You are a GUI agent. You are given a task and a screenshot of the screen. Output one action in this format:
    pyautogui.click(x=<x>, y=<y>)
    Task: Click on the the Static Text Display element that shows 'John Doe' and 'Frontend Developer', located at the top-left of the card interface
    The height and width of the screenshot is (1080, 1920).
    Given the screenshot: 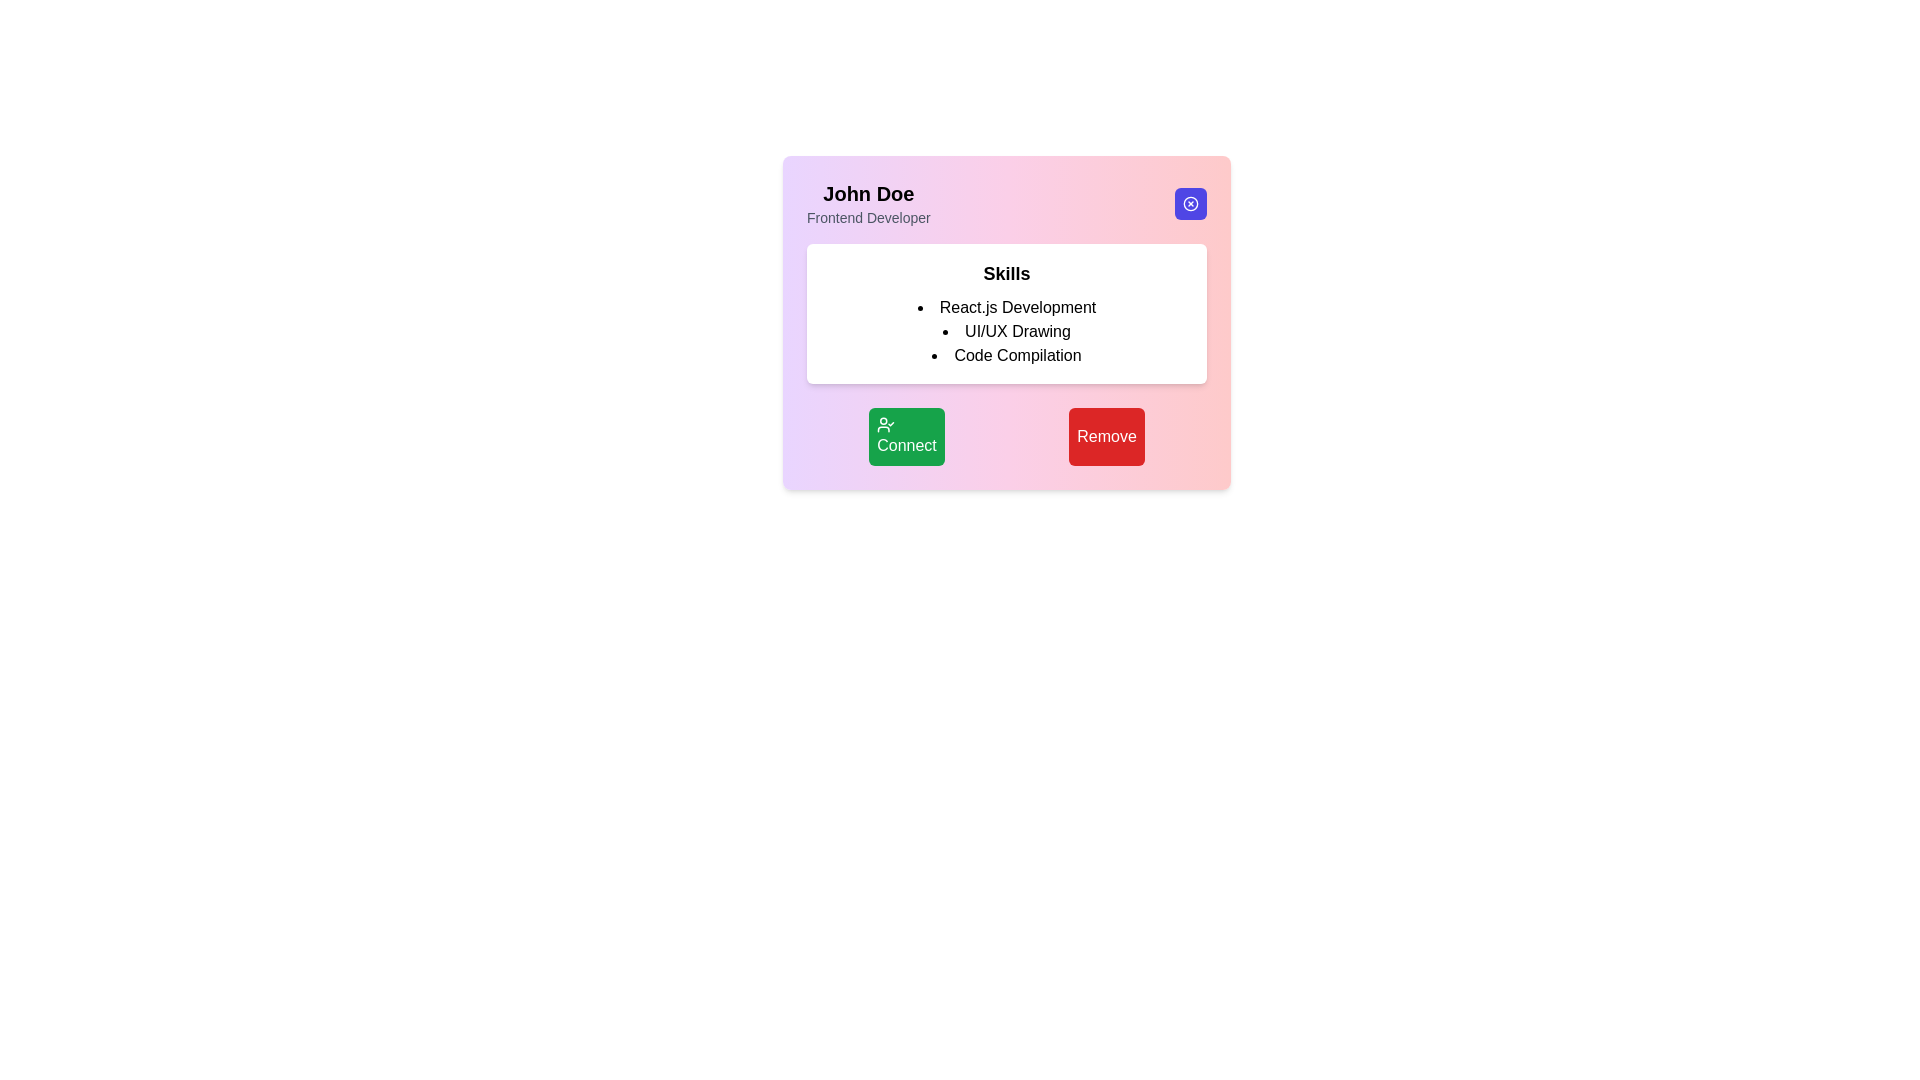 What is the action you would take?
    pyautogui.click(x=868, y=204)
    